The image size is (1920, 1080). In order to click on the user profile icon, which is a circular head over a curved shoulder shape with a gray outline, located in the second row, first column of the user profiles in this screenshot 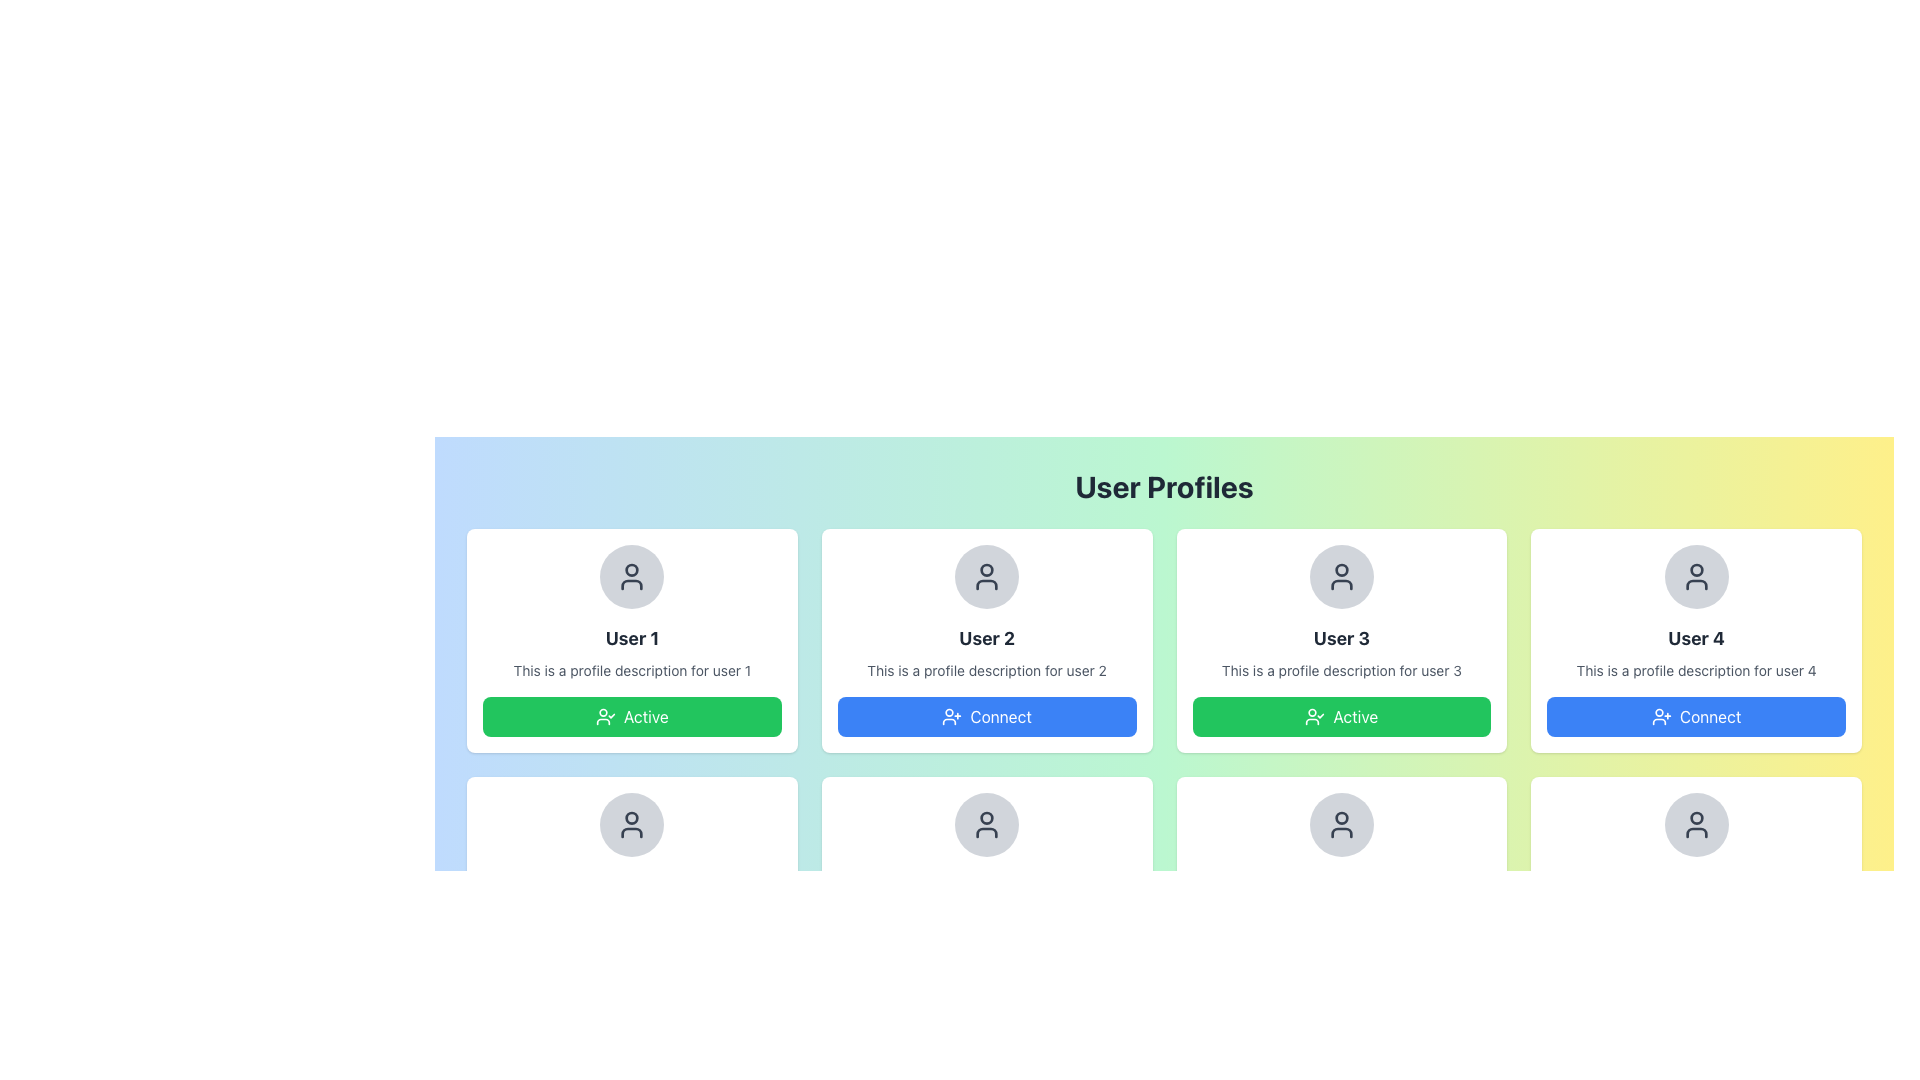, I will do `click(987, 825)`.